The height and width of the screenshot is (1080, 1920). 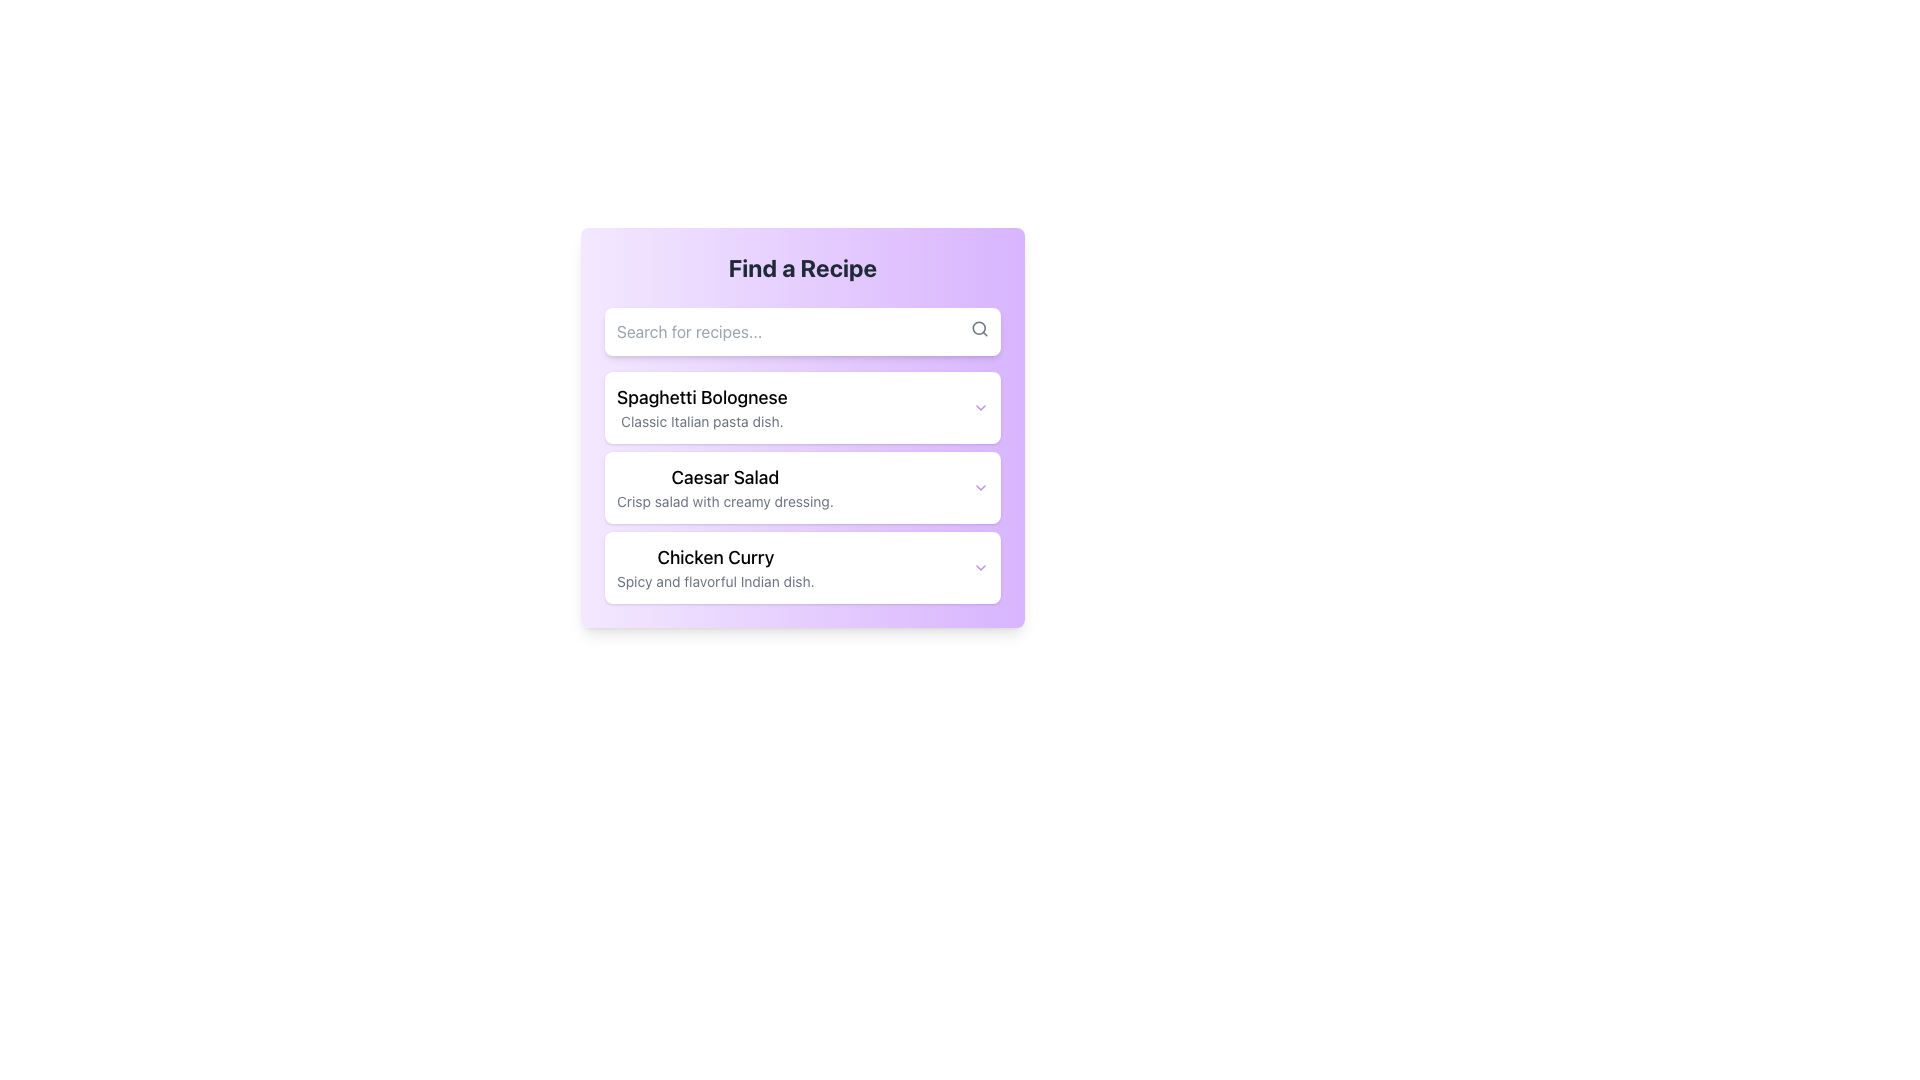 What do you see at coordinates (702, 397) in the screenshot?
I see `text displayed in the bold font labeled 'Spaghetti Bolognese', which is located at the top of a card-like interface item` at bounding box center [702, 397].